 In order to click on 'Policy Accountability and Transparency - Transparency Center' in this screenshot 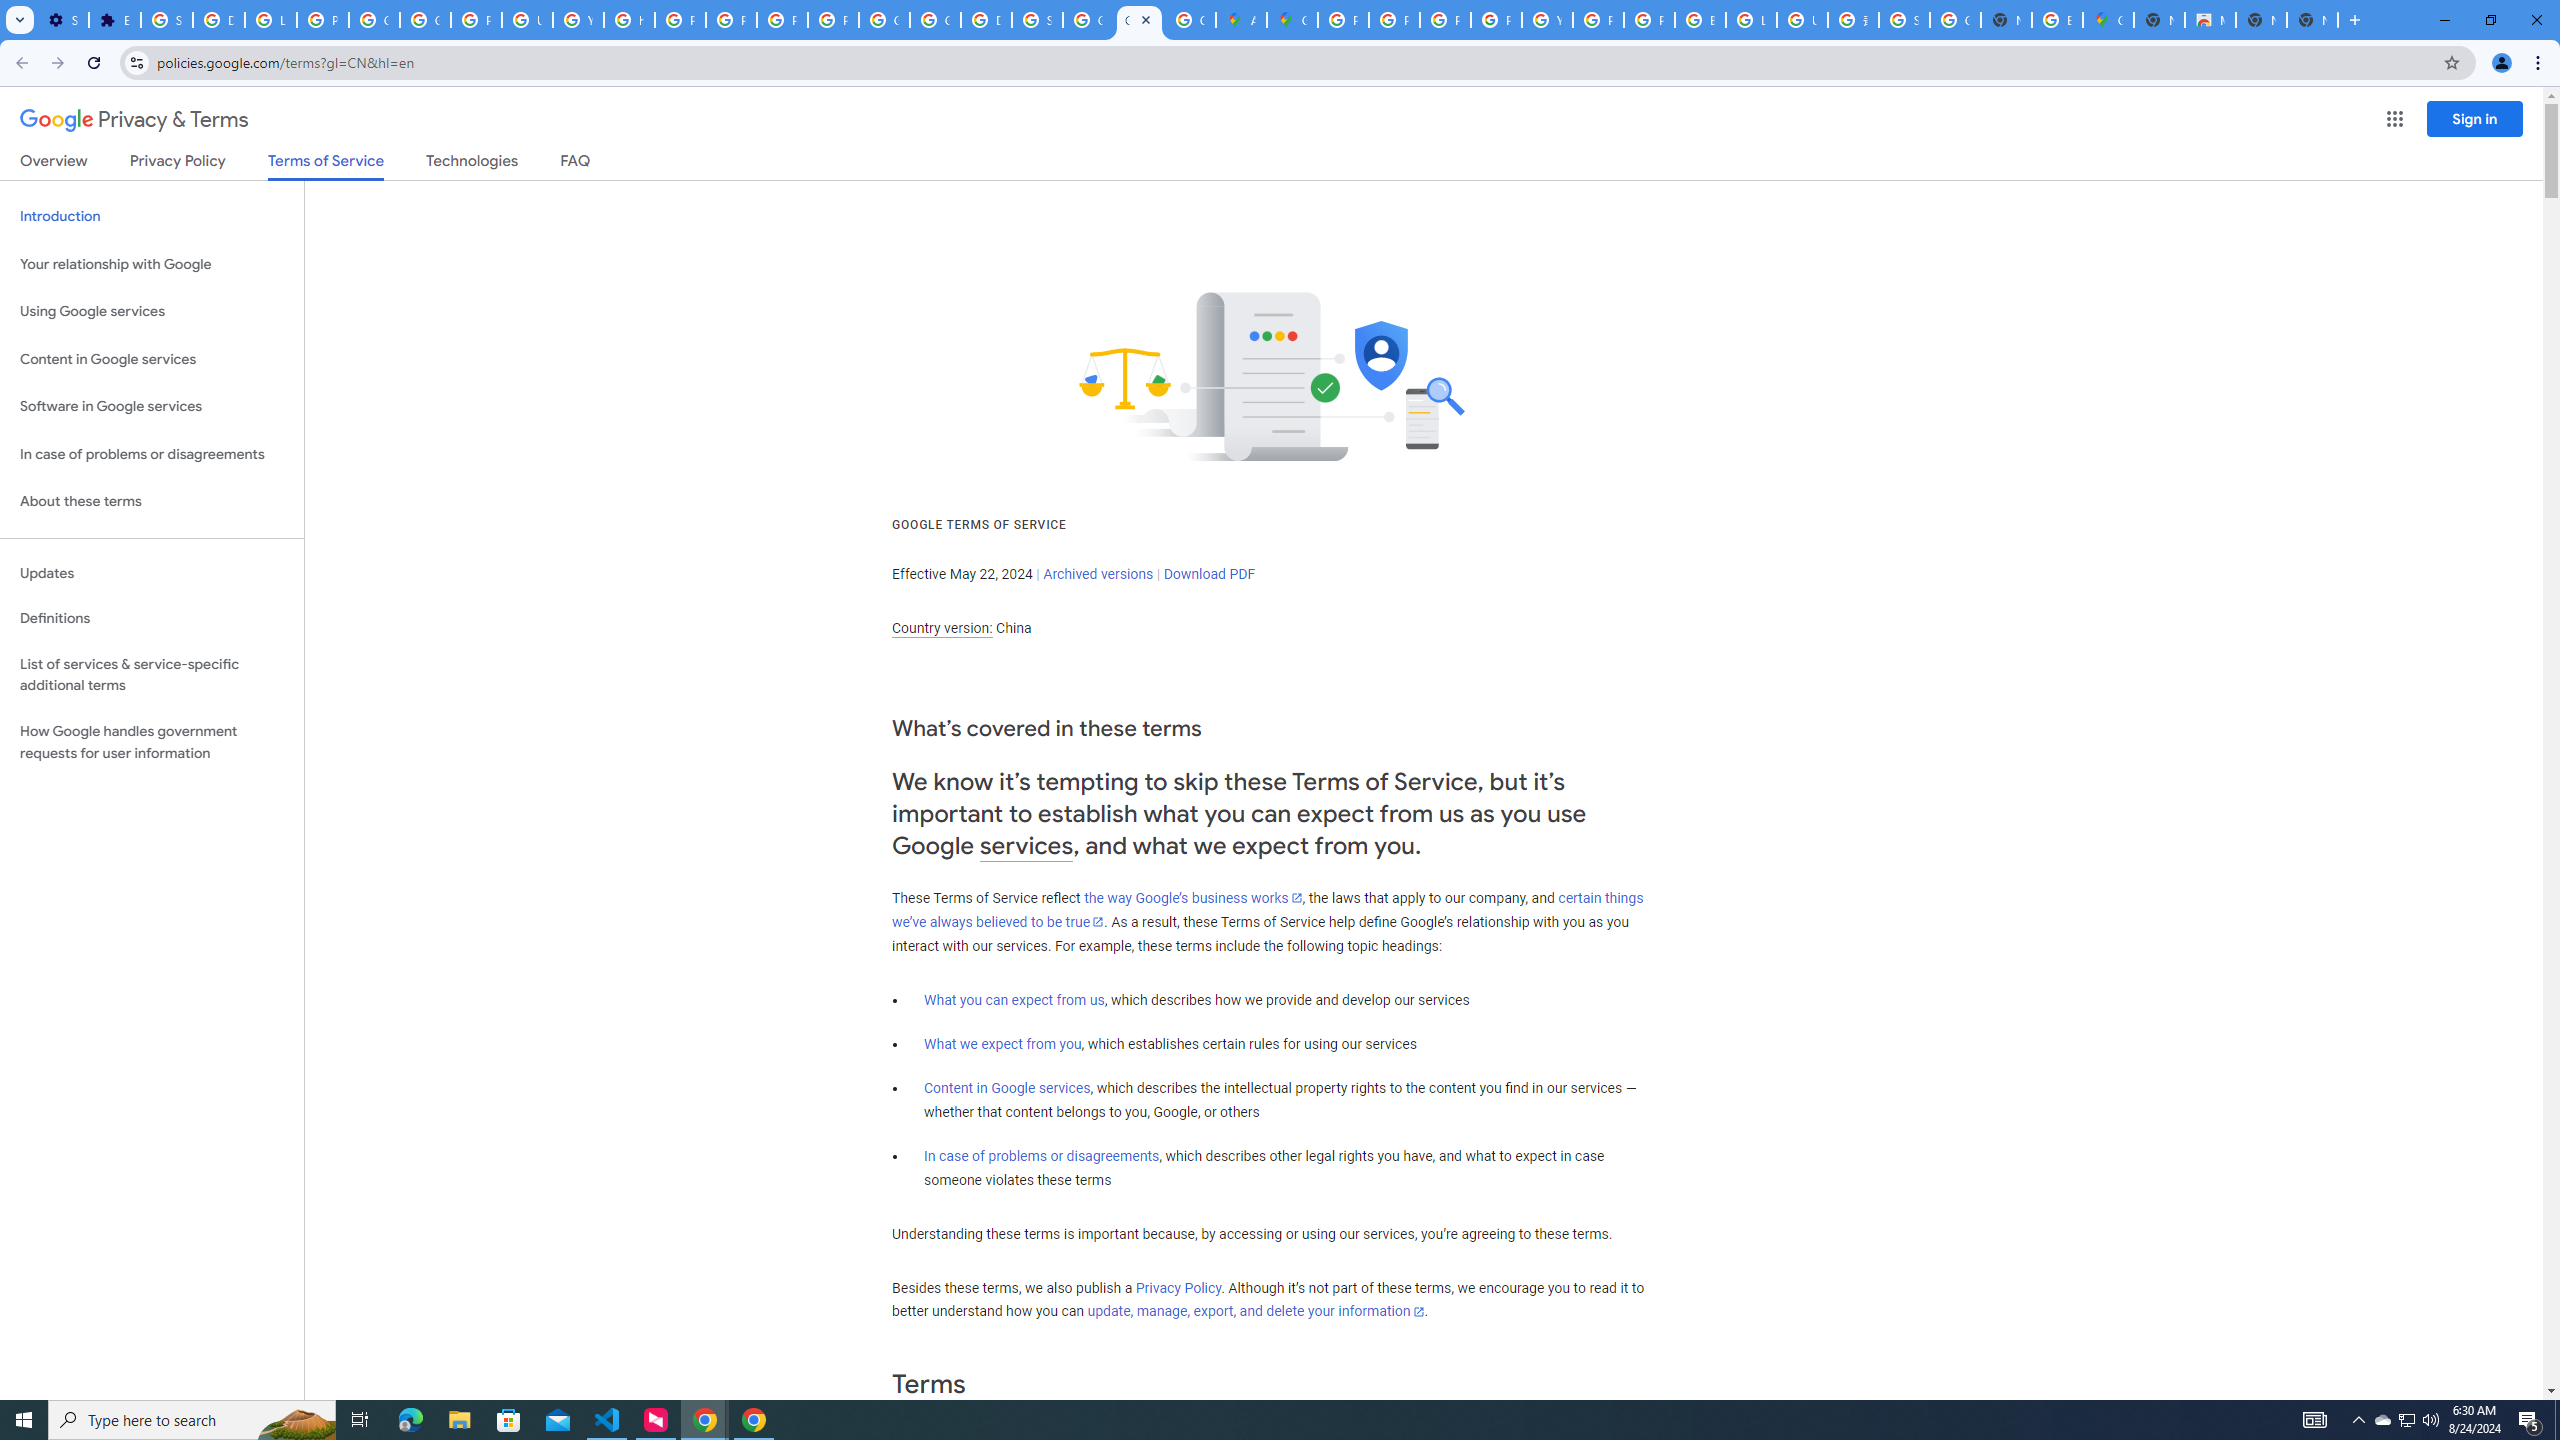, I will do `click(1341, 19)`.